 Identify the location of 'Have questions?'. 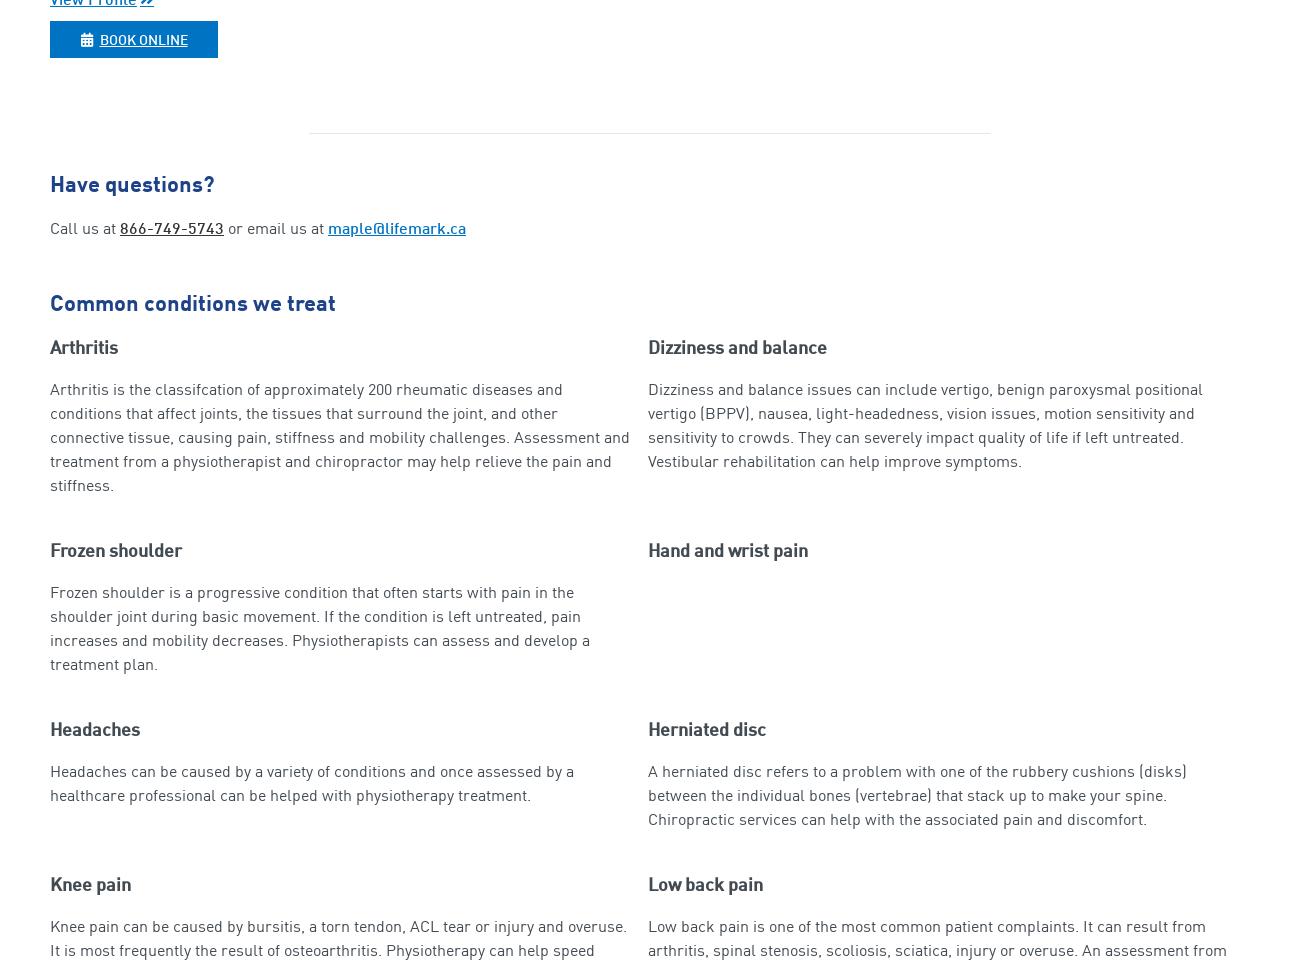
(131, 184).